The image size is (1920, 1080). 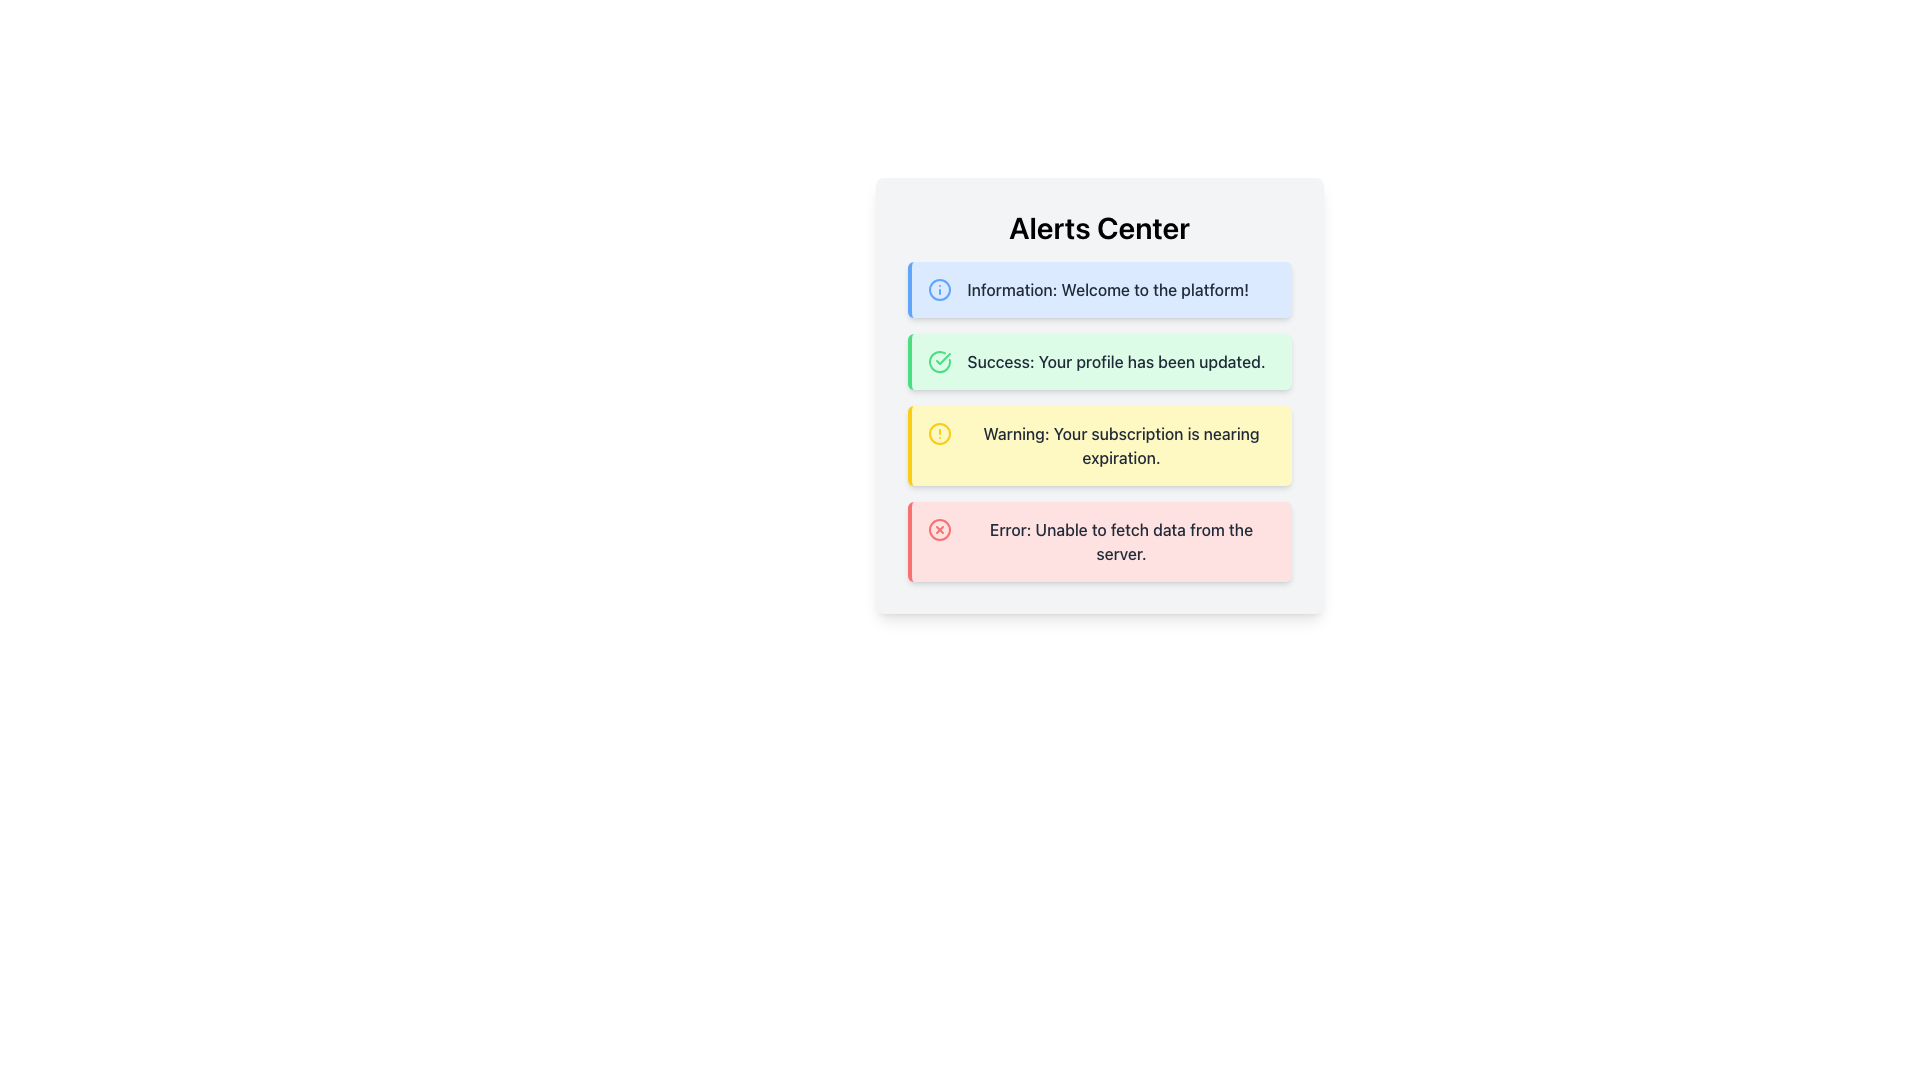 I want to click on text message that states 'Success: Your profile has been updated.' which is styled in a clean font on a green background, located in the second row of alerts below an 'Information' message, so click(x=1115, y=362).